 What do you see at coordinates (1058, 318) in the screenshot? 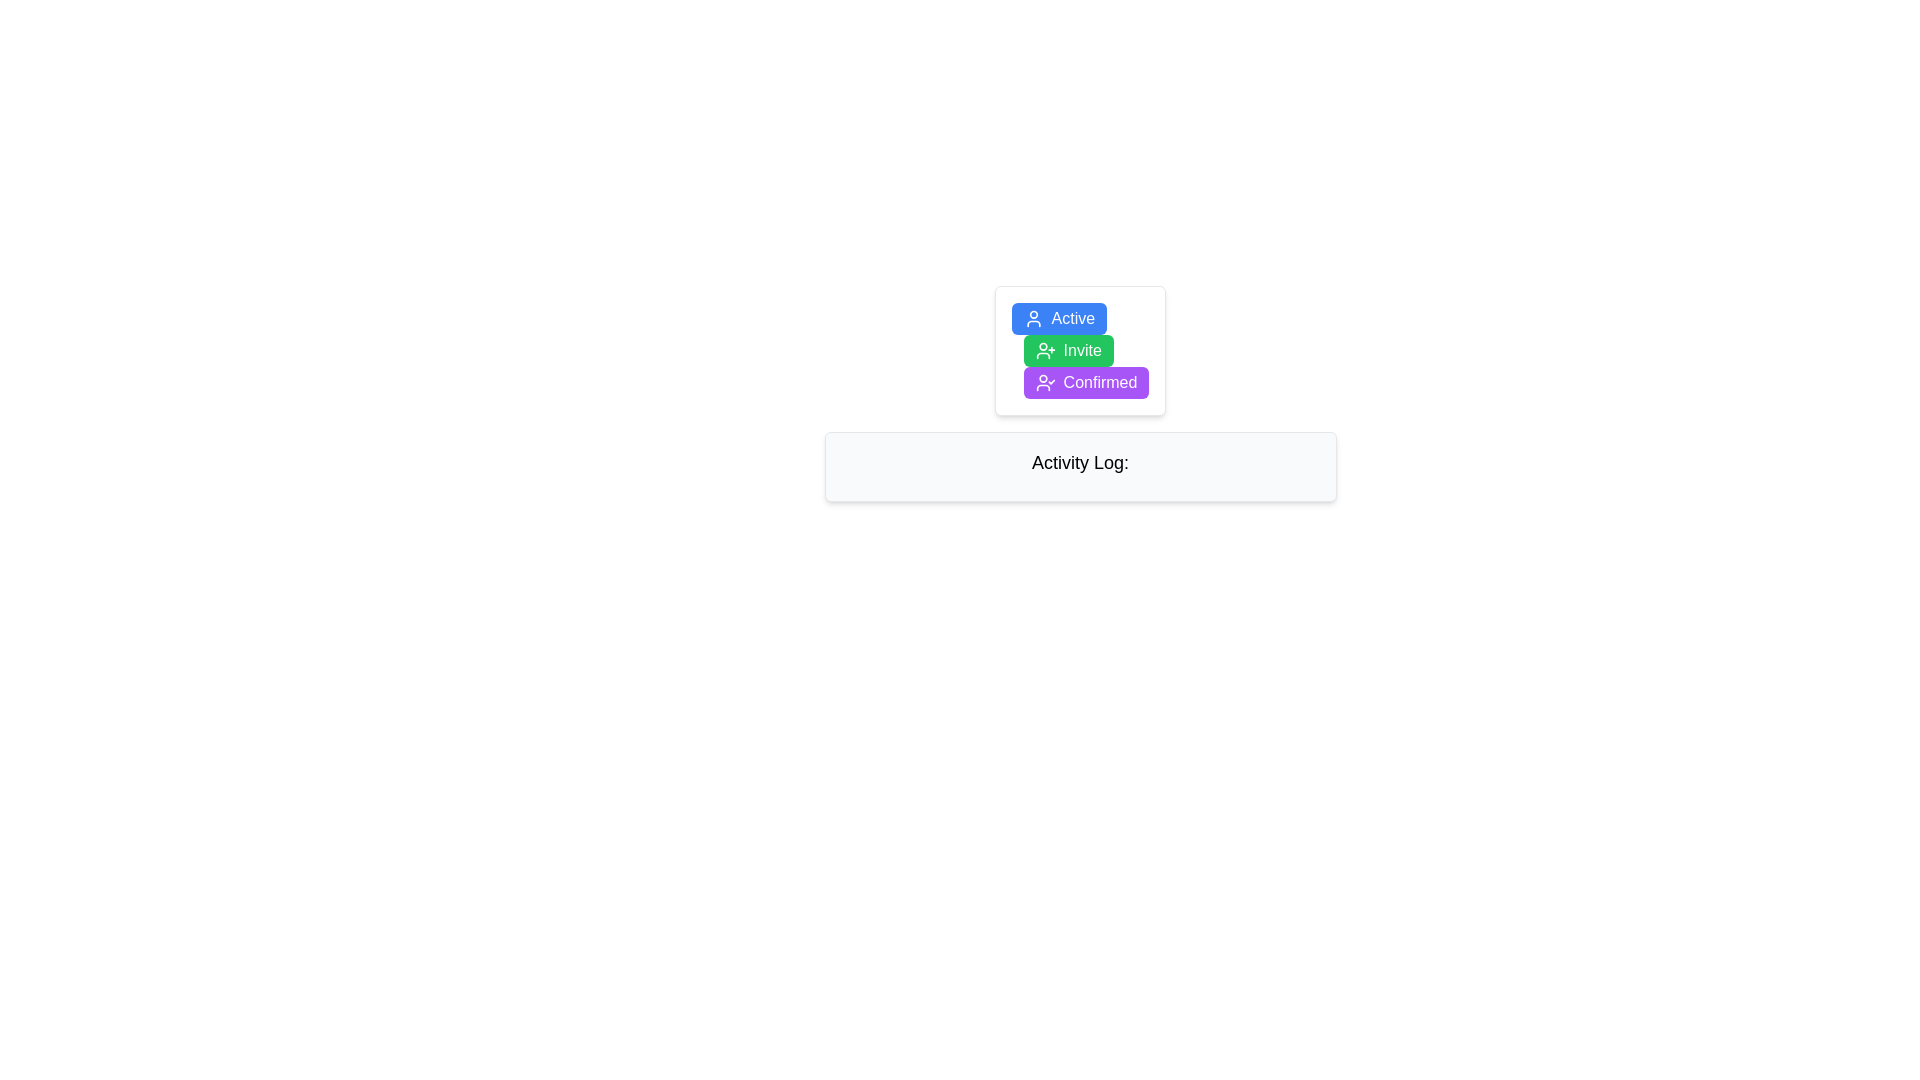
I see `the top button labeled 'Active' with a blue background and user profile icon` at bounding box center [1058, 318].